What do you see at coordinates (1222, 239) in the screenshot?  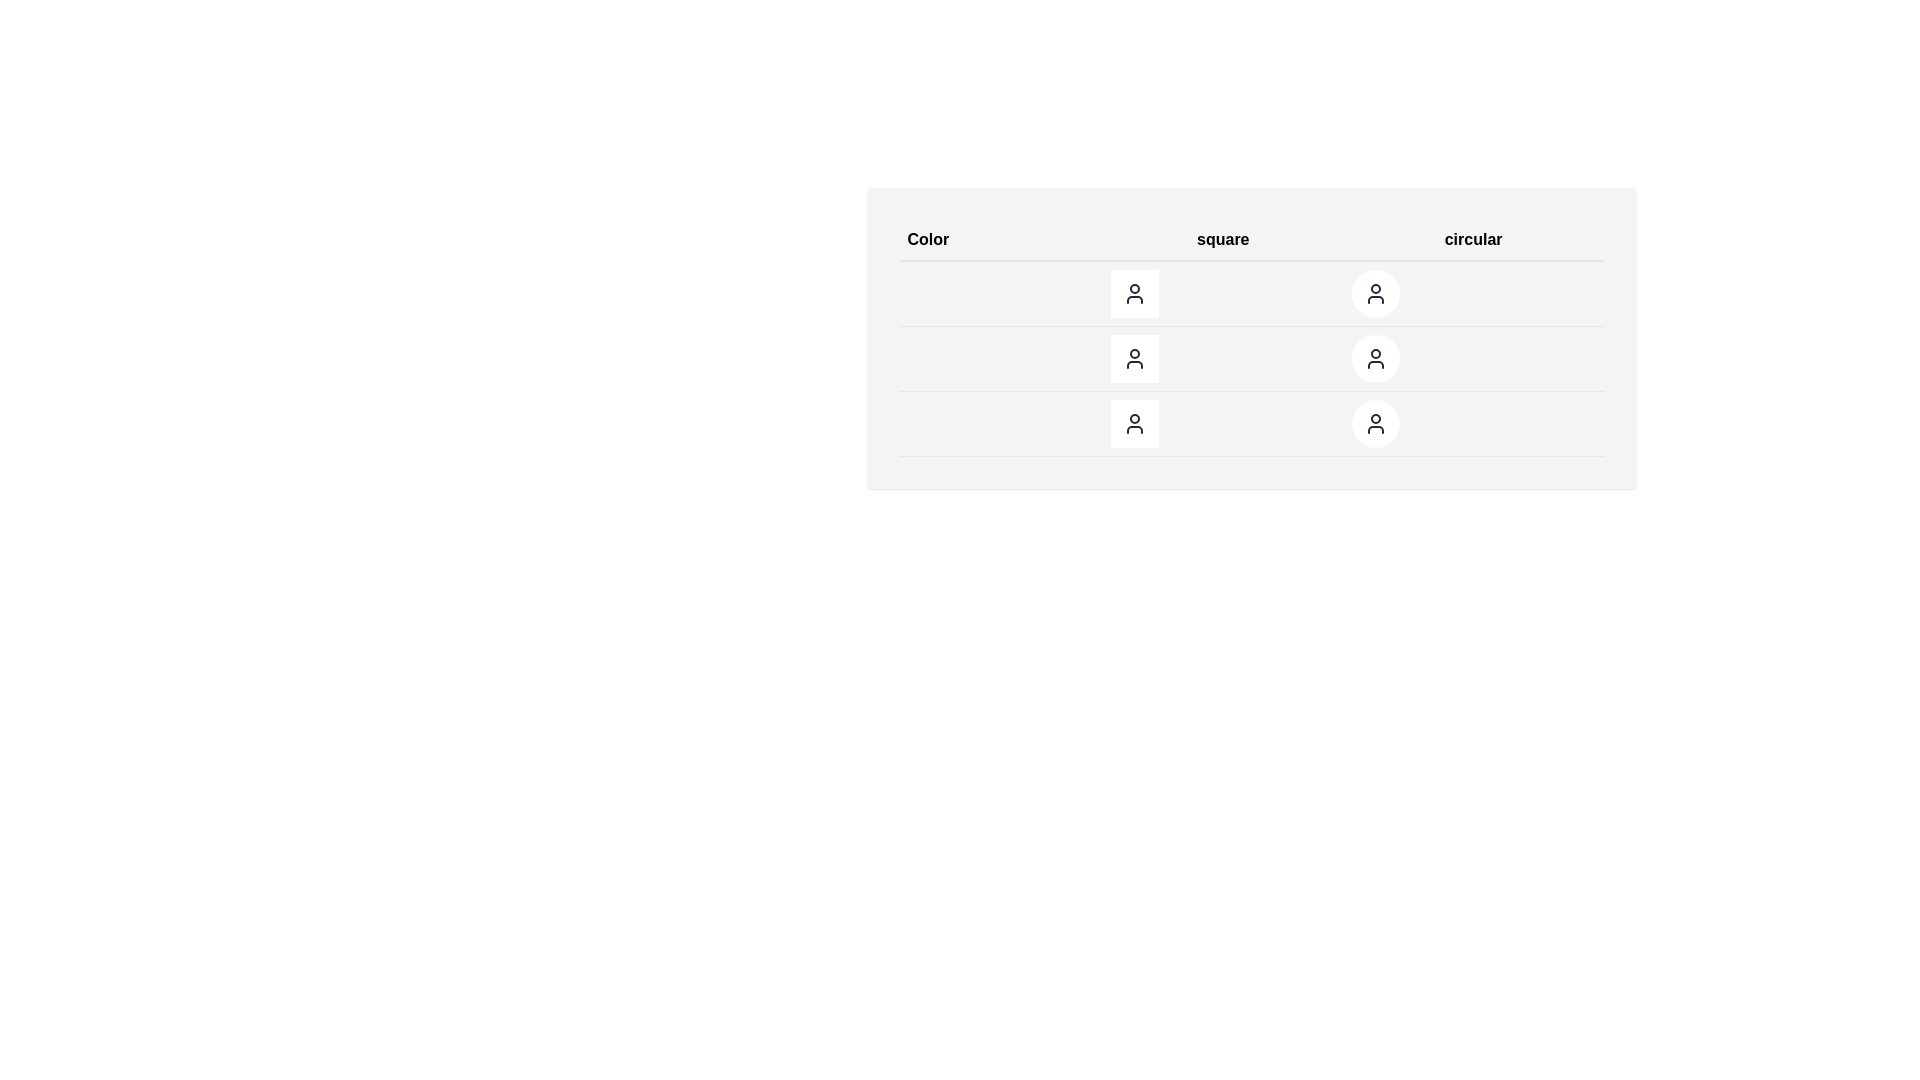 I see `the text label that represents 'square', positioned in the center column of a row with 'Color' on the left and 'circular' on the right` at bounding box center [1222, 239].